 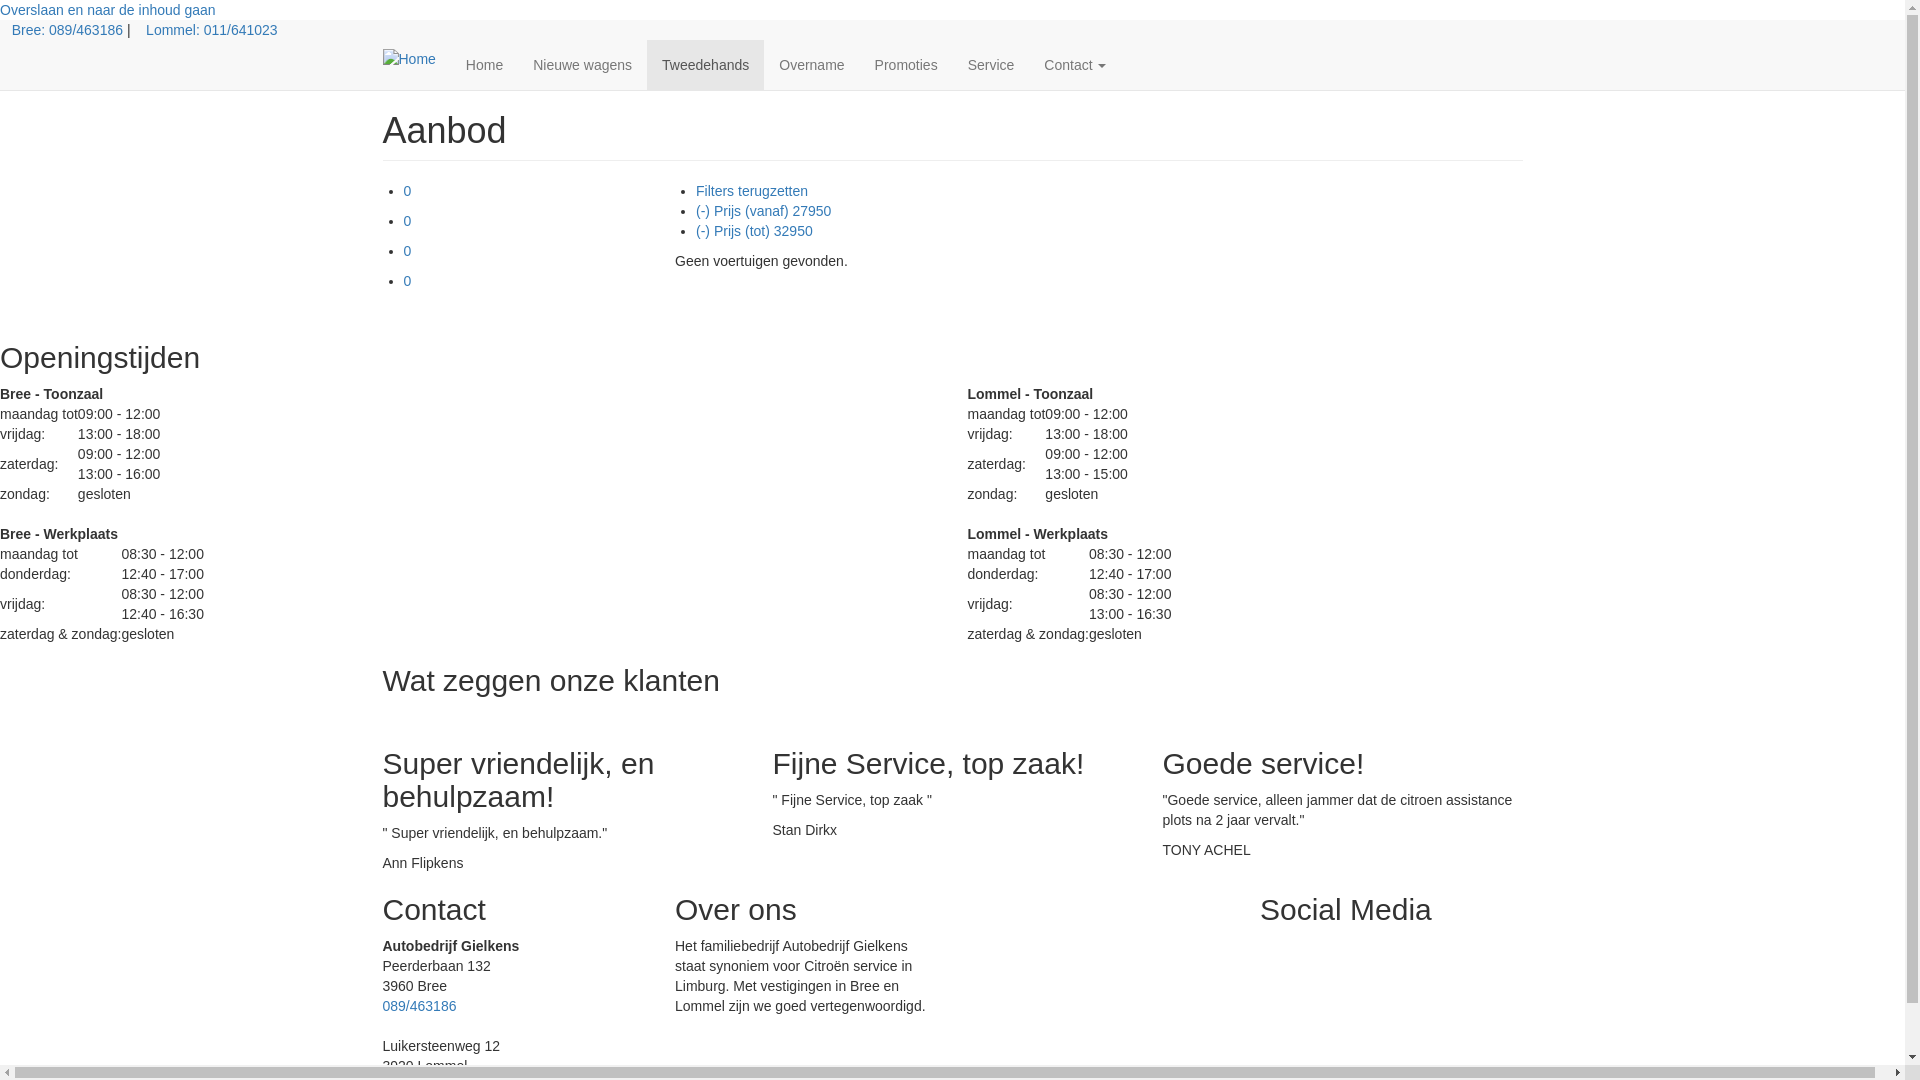 What do you see at coordinates (762, 211) in the screenshot?
I see `'(-) Prijs (vanaf) 27950'` at bounding box center [762, 211].